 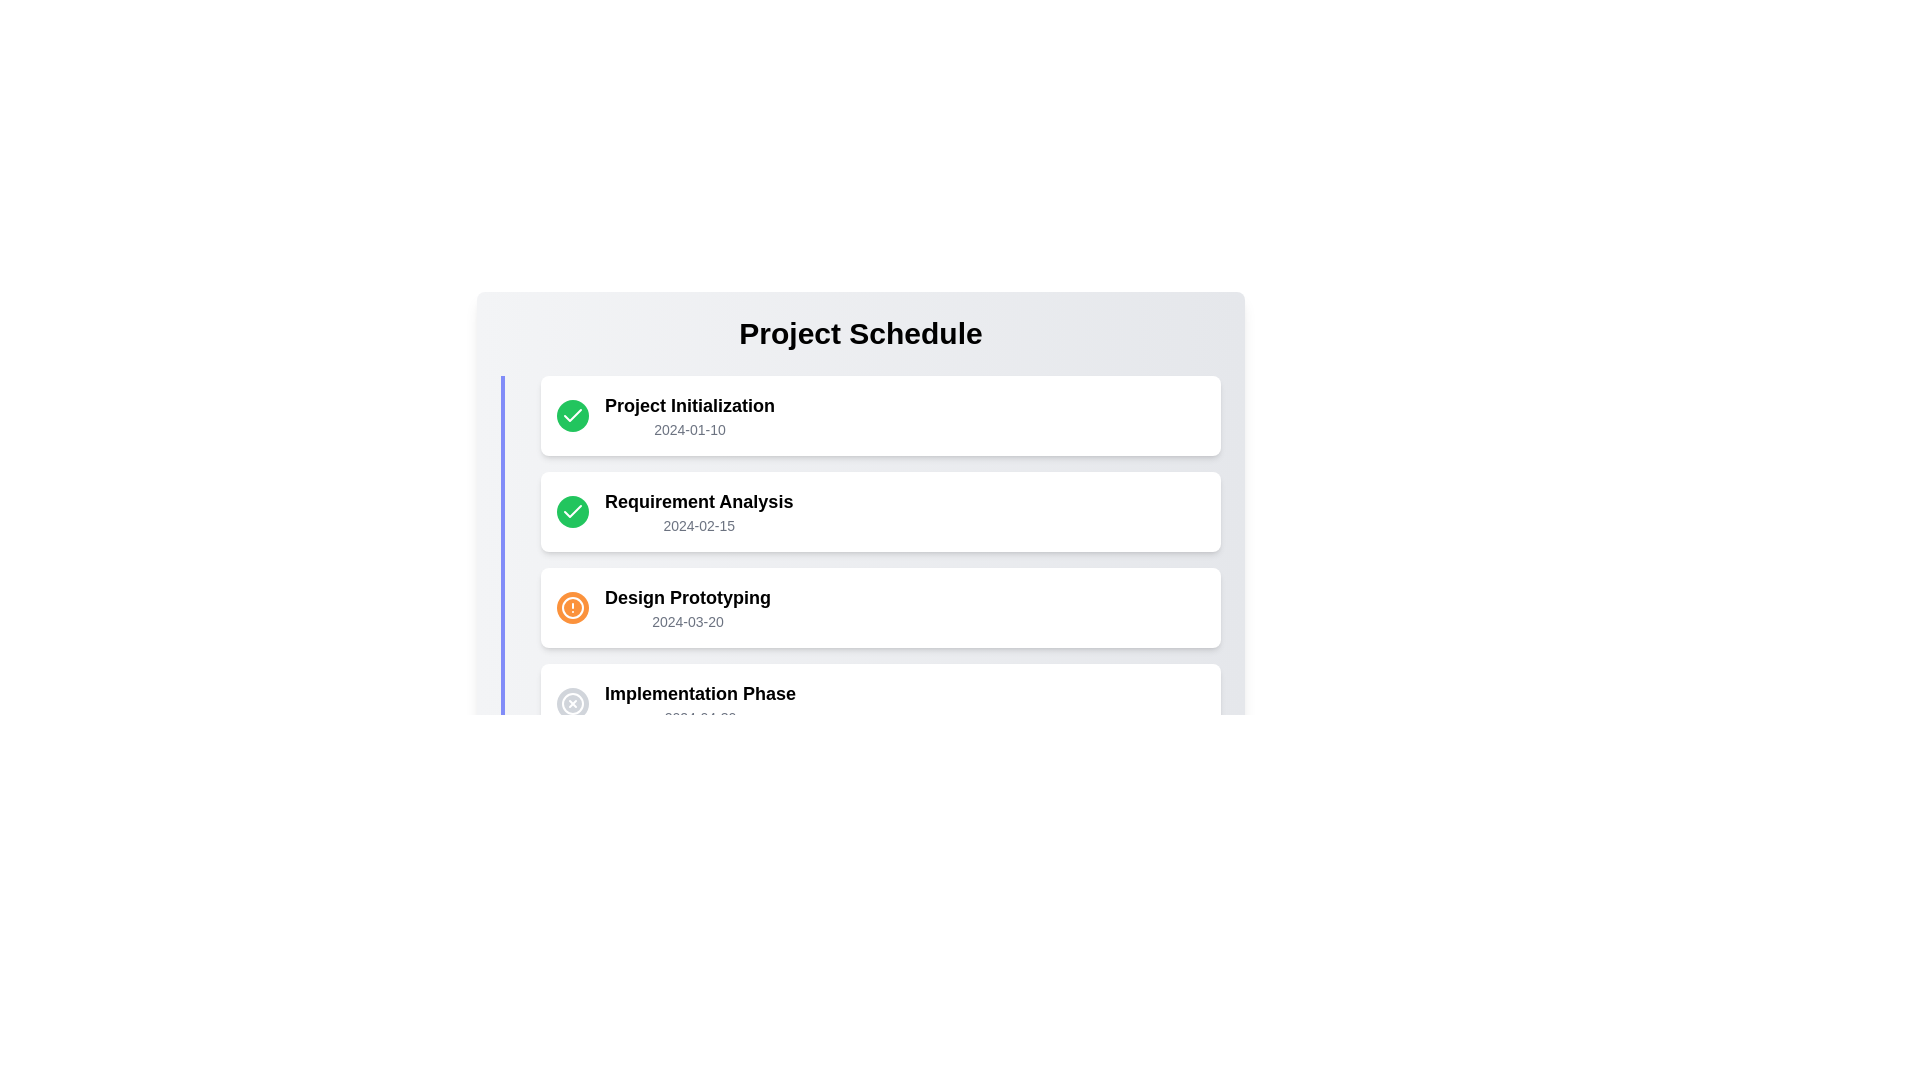 What do you see at coordinates (571, 414) in the screenshot?
I see `the checkmark icon indicating the completion status of the 'Requirement Analysis' task located to the left of the 'Requirement Analysis' text in the 'Project Schedule' interface` at bounding box center [571, 414].